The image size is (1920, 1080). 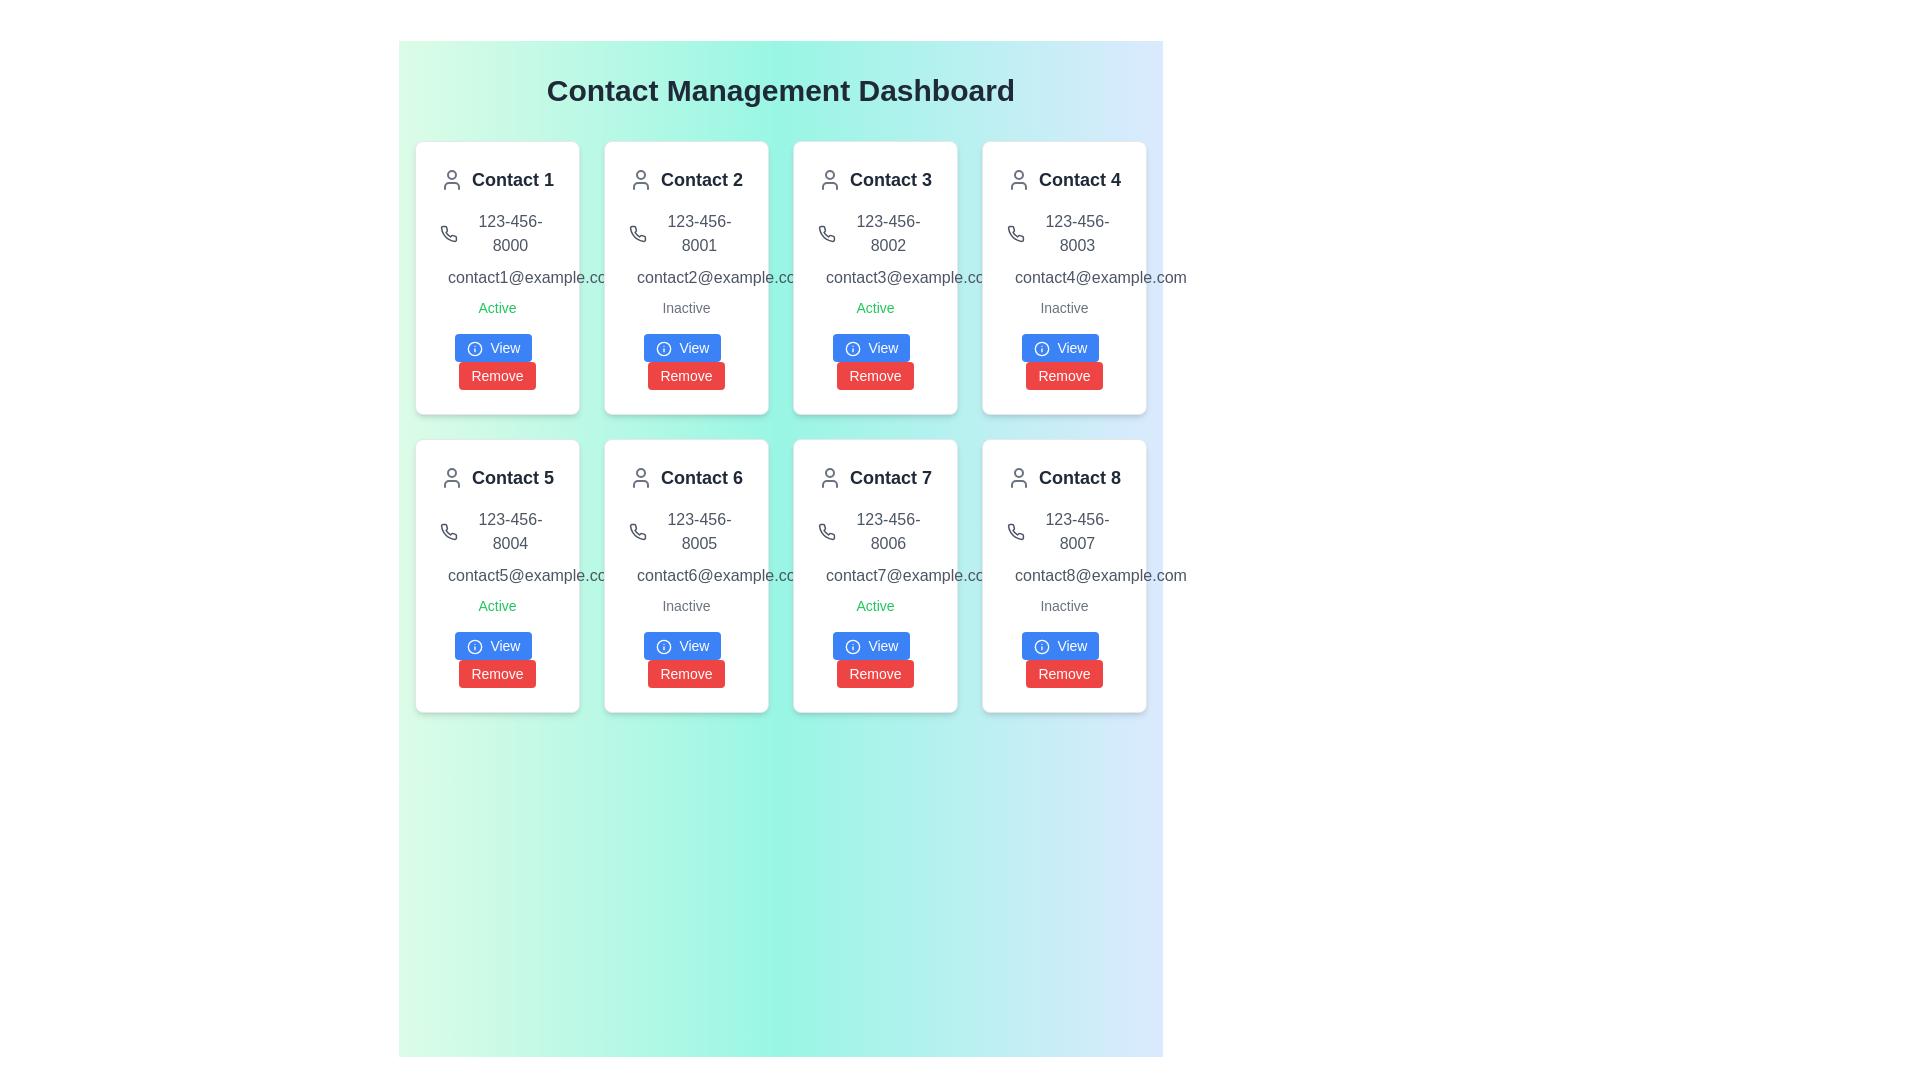 I want to click on the user profile icon in the first contact card, located at the top-left corner of the interface, next to 'Contact 1', so click(x=450, y=180).